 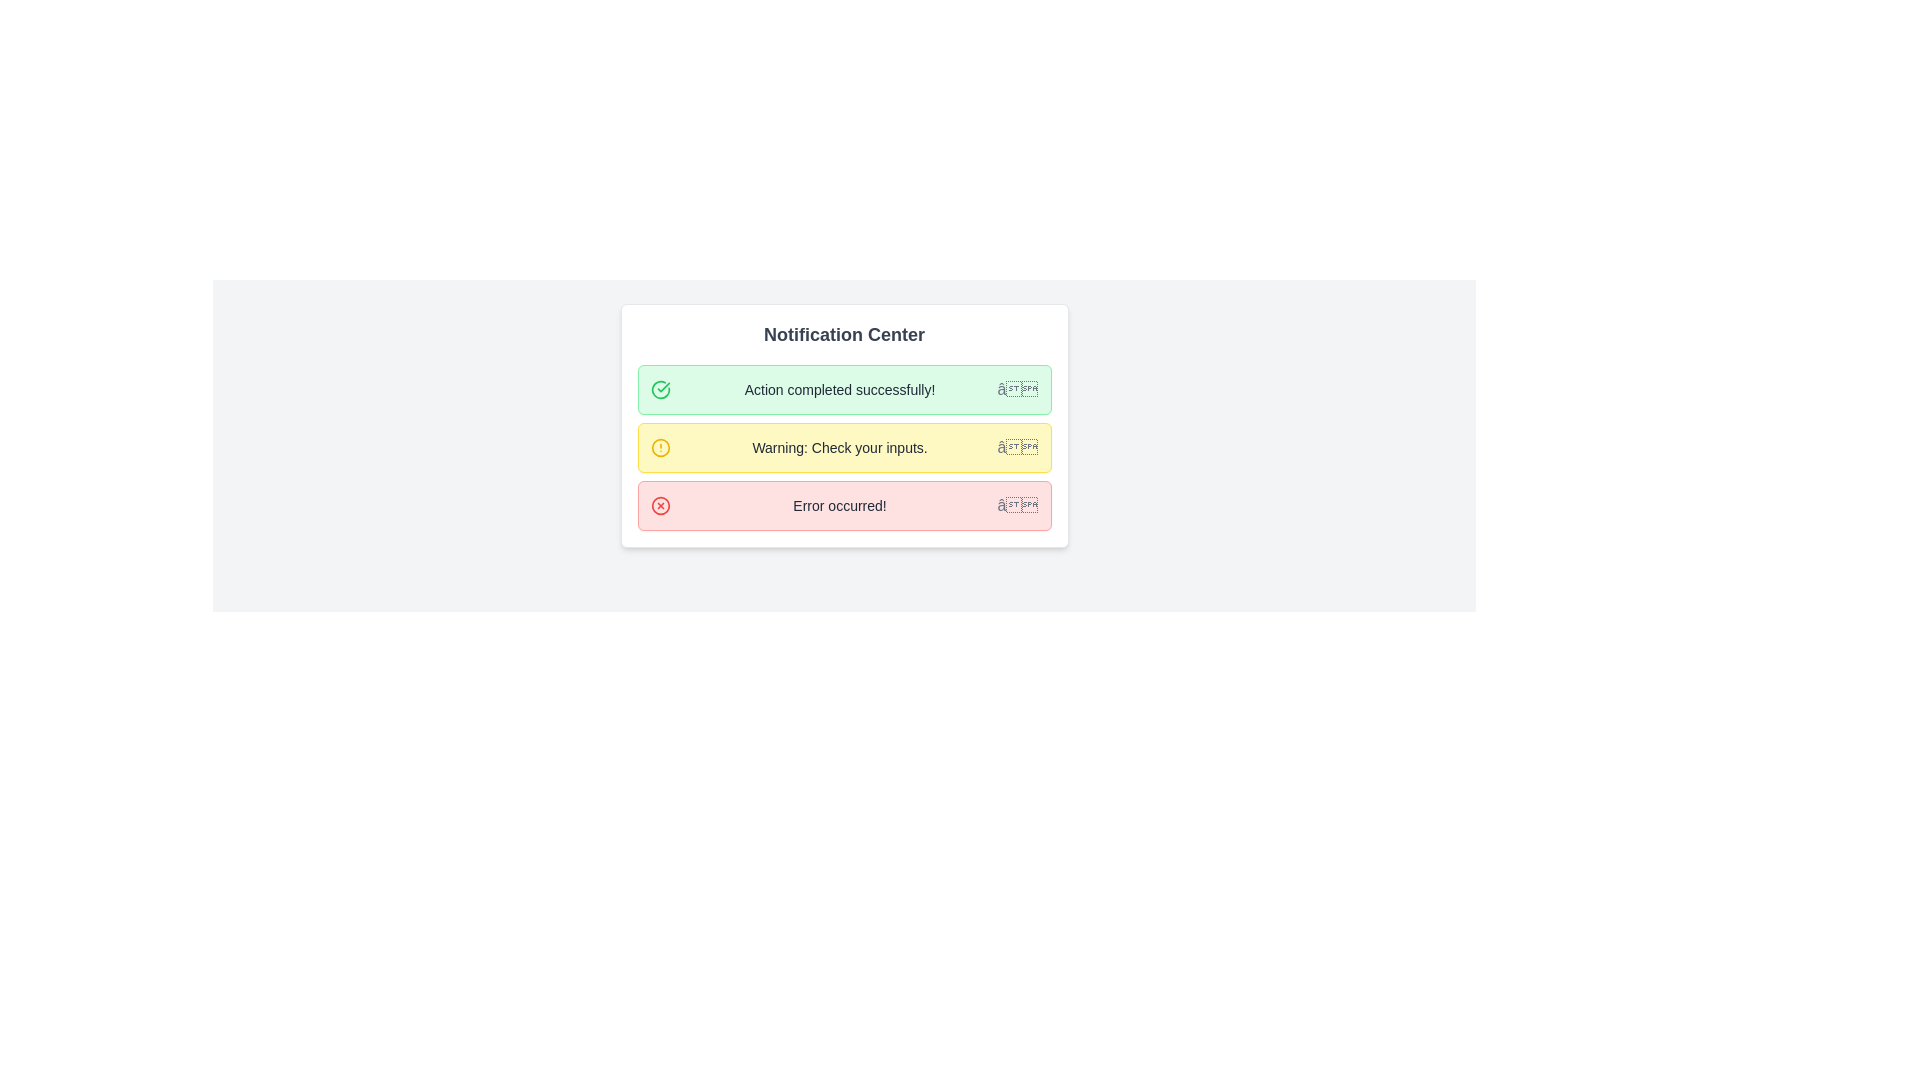 I want to click on the warning icon within the second notification item in the notification center, which has a yellow background and is associated with a warning message, so click(x=660, y=446).